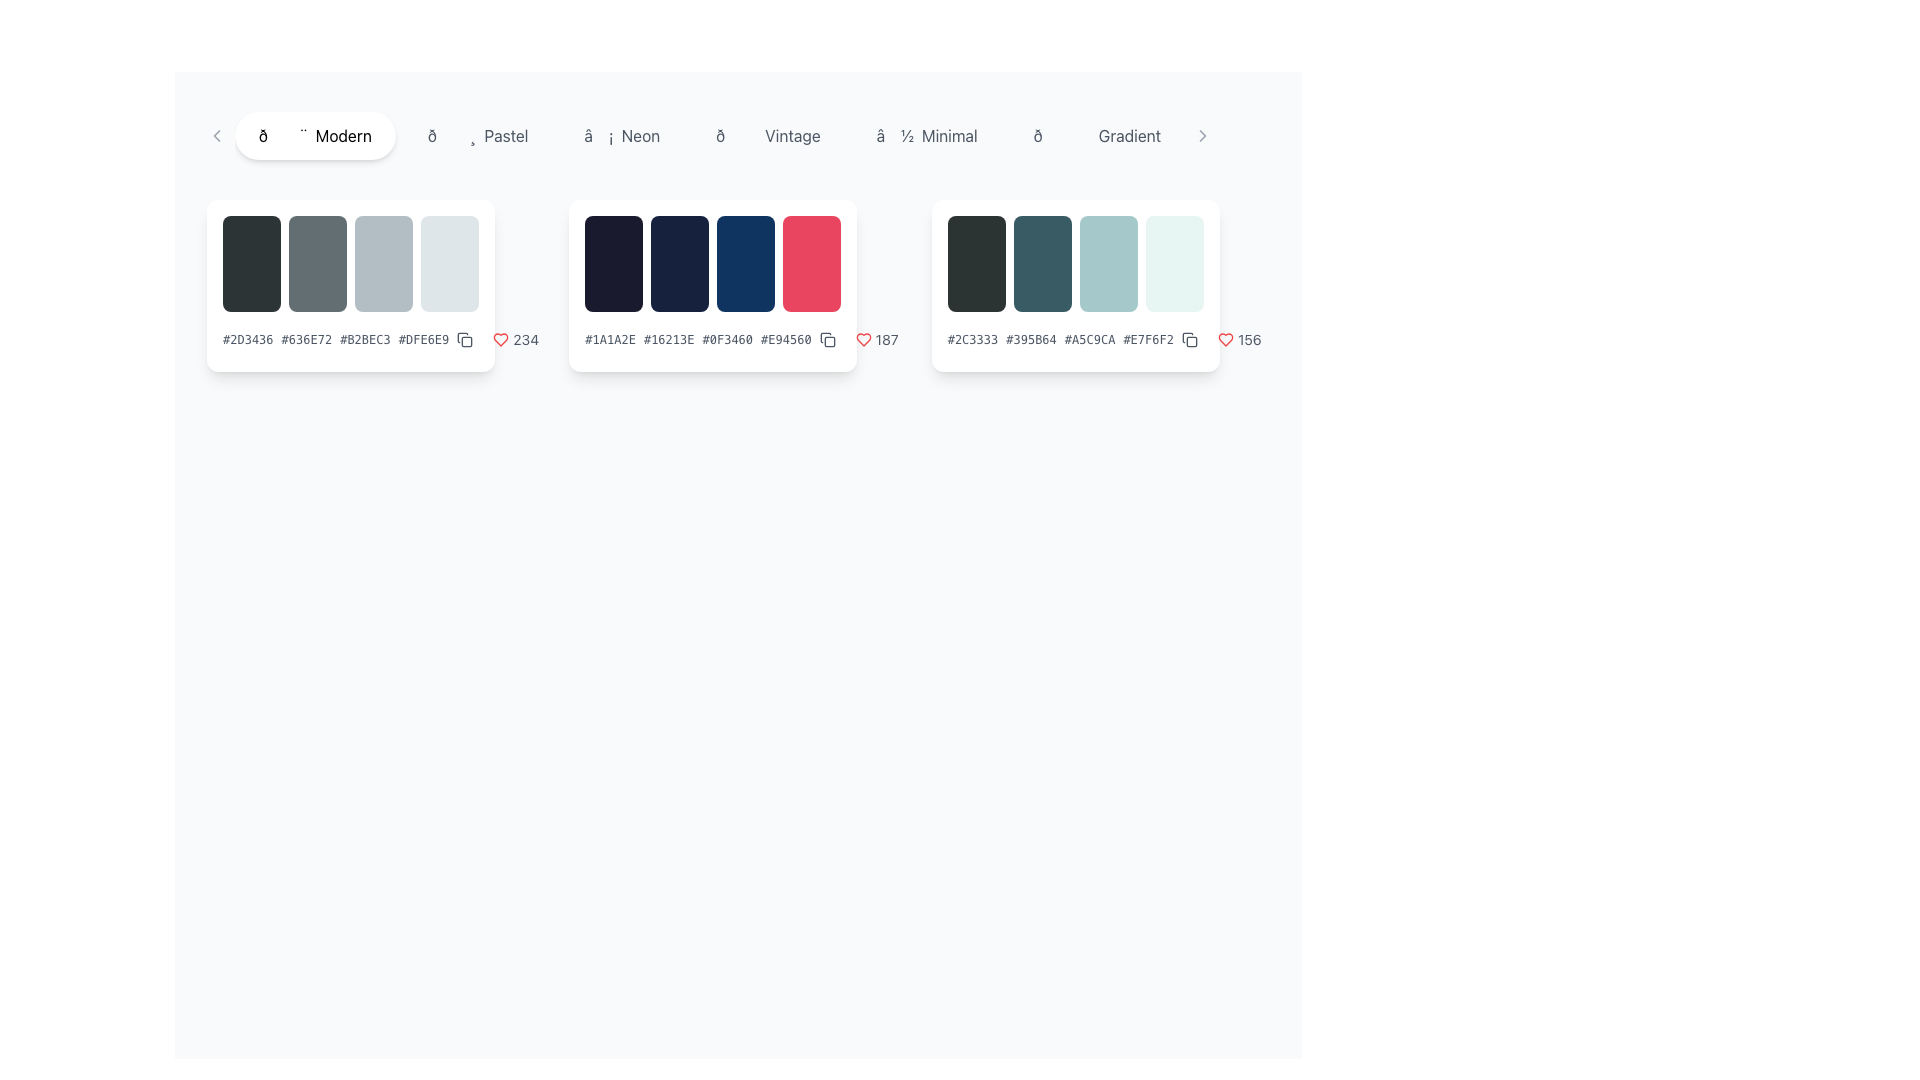 Image resolution: width=1920 pixels, height=1080 pixels. Describe the element at coordinates (350, 285) in the screenshot. I see `the Color Palette Display Card located at the top-left corner of the interface, which displays color choices and their hexadecimal codes` at that location.